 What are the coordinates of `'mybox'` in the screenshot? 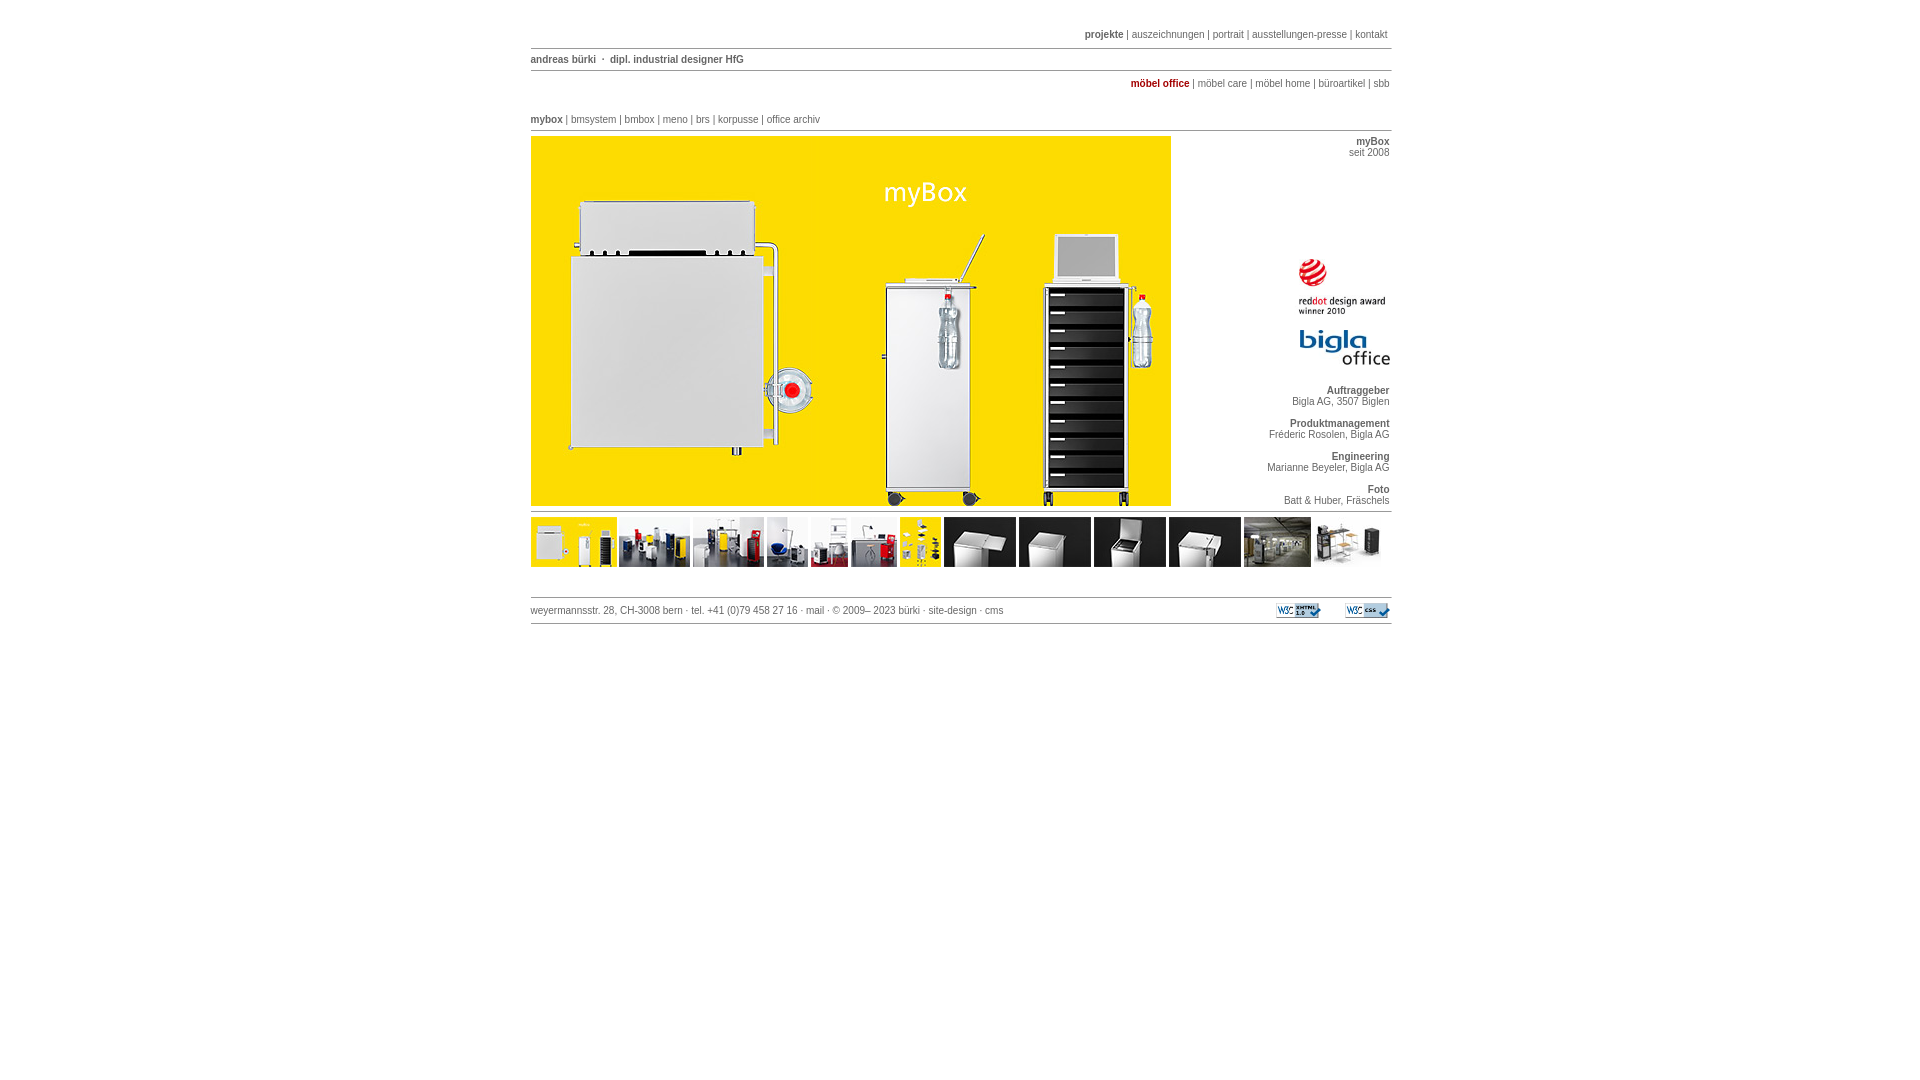 It's located at (546, 119).